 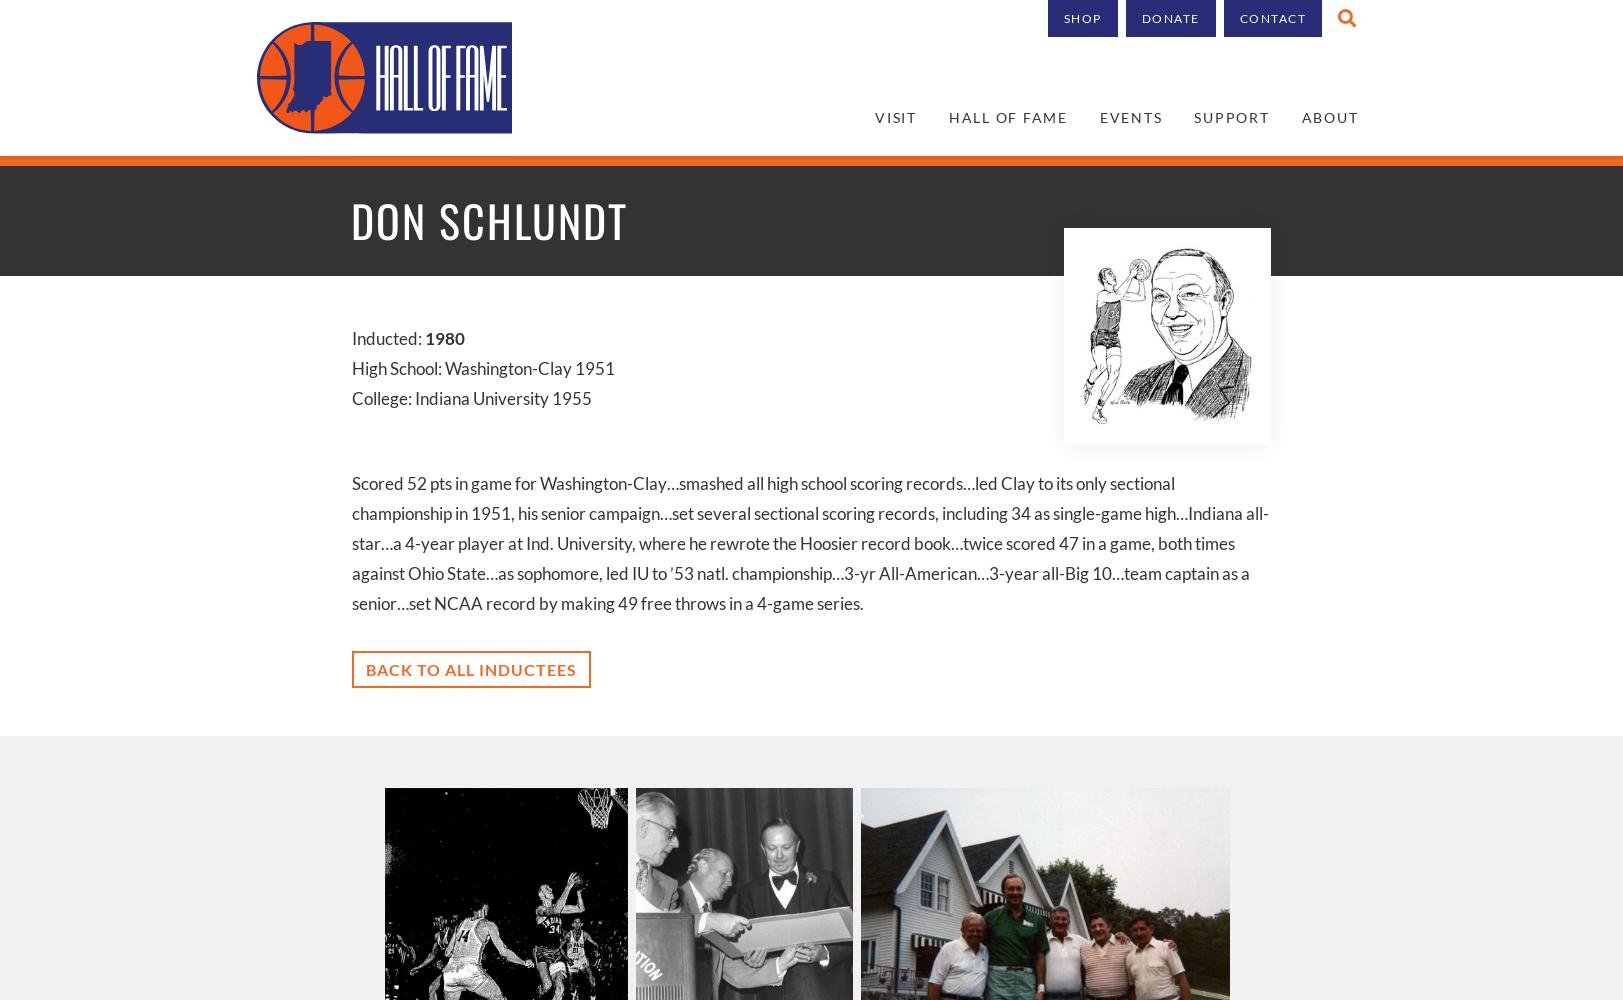 What do you see at coordinates (387, 337) in the screenshot?
I see `'Inducted:'` at bounding box center [387, 337].